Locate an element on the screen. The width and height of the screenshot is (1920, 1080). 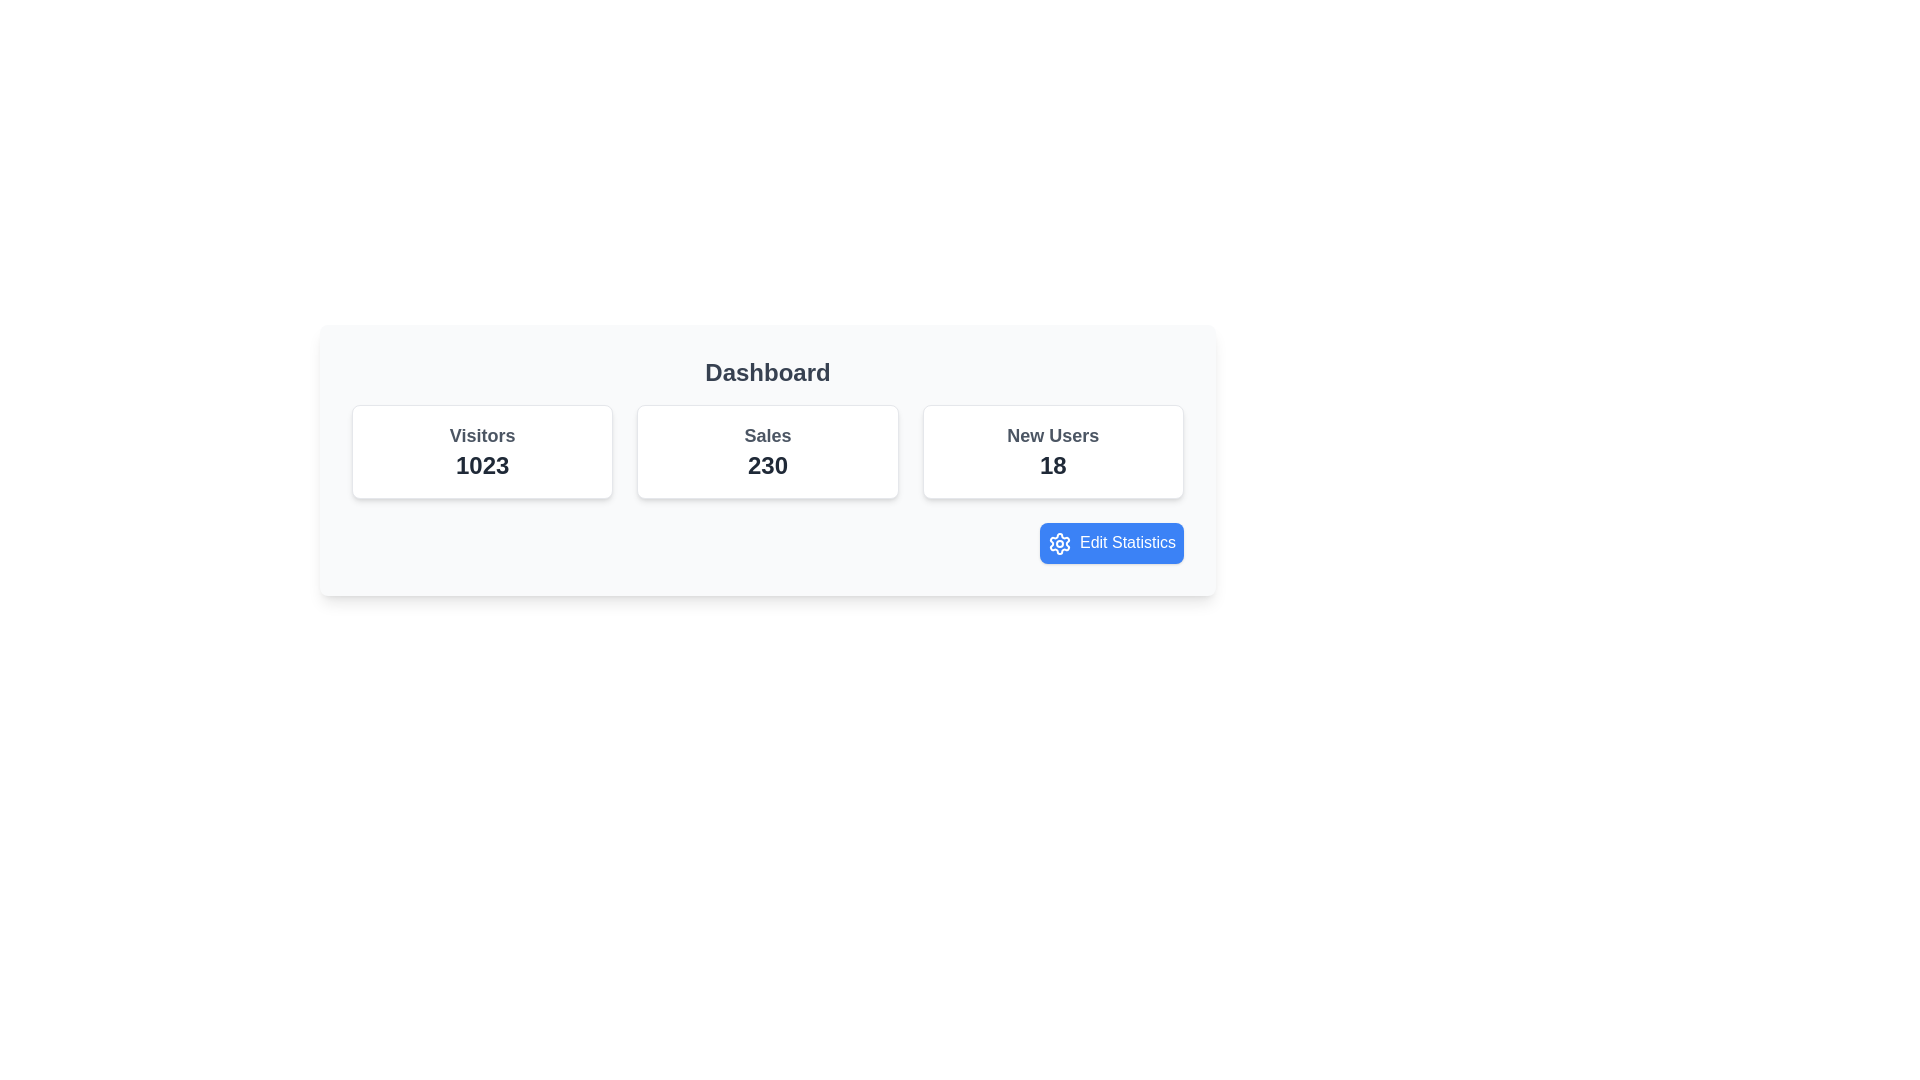
value displayed as '1023', which is styled in bold dark gray font and located under the 'Visitors' label in the leftmost card of the dashboard is located at coordinates (482, 466).